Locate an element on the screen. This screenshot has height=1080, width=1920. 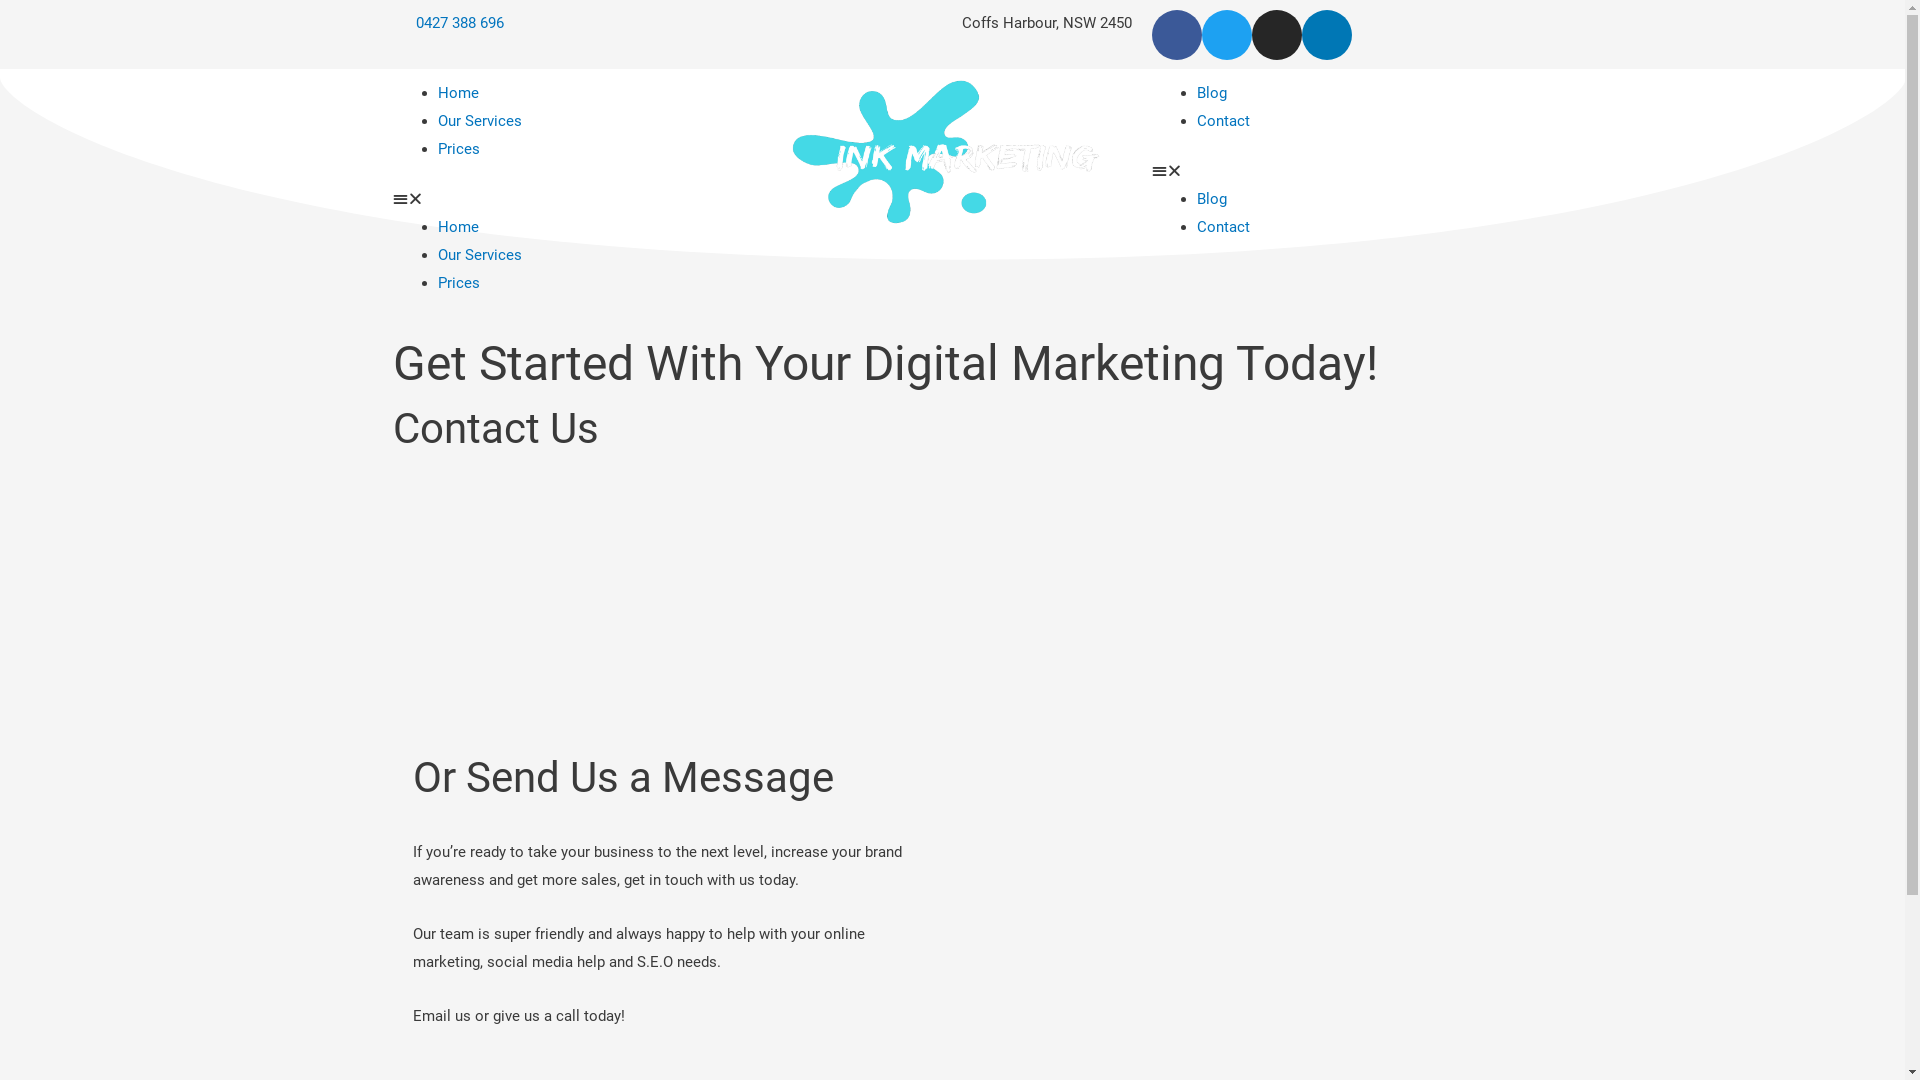
'Prices' is located at coordinates (458, 148).